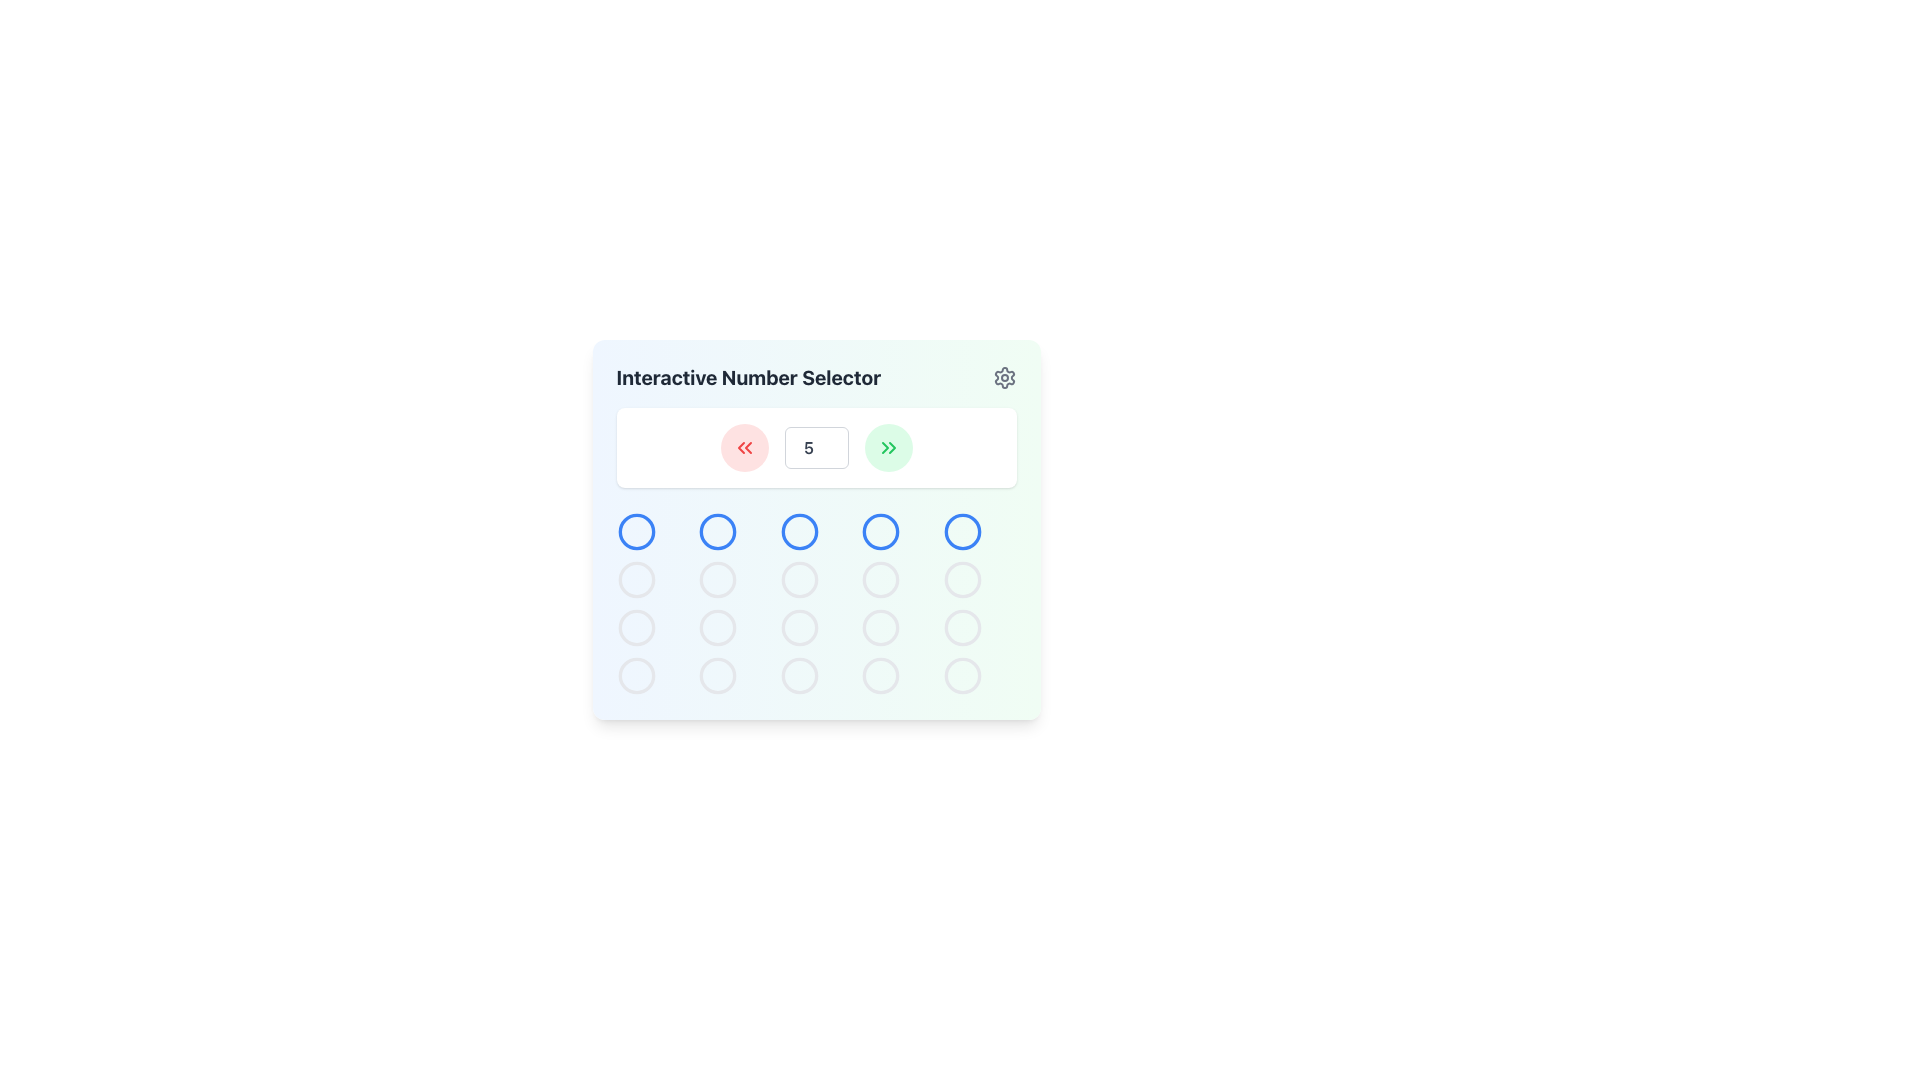 The height and width of the screenshot is (1080, 1920). I want to click on the Circle graphic located in the lower-right corner of the grid of circular elements, so click(962, 675).